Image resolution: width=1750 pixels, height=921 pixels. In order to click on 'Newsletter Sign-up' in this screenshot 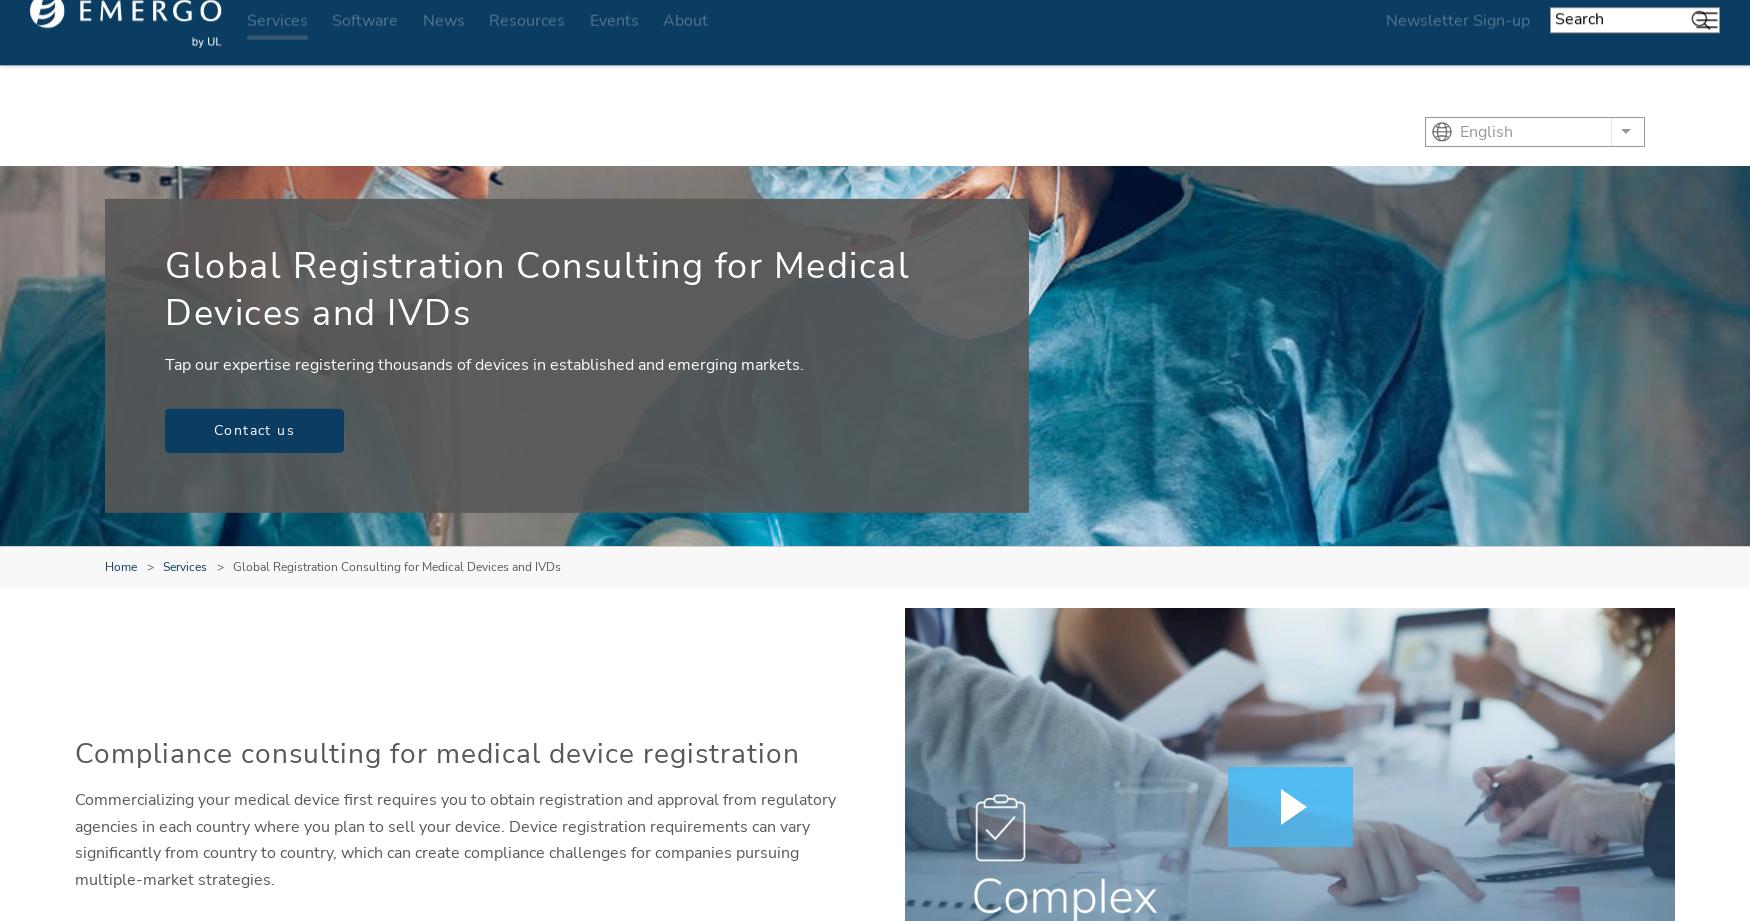, I will do `click(1457, 45)`.